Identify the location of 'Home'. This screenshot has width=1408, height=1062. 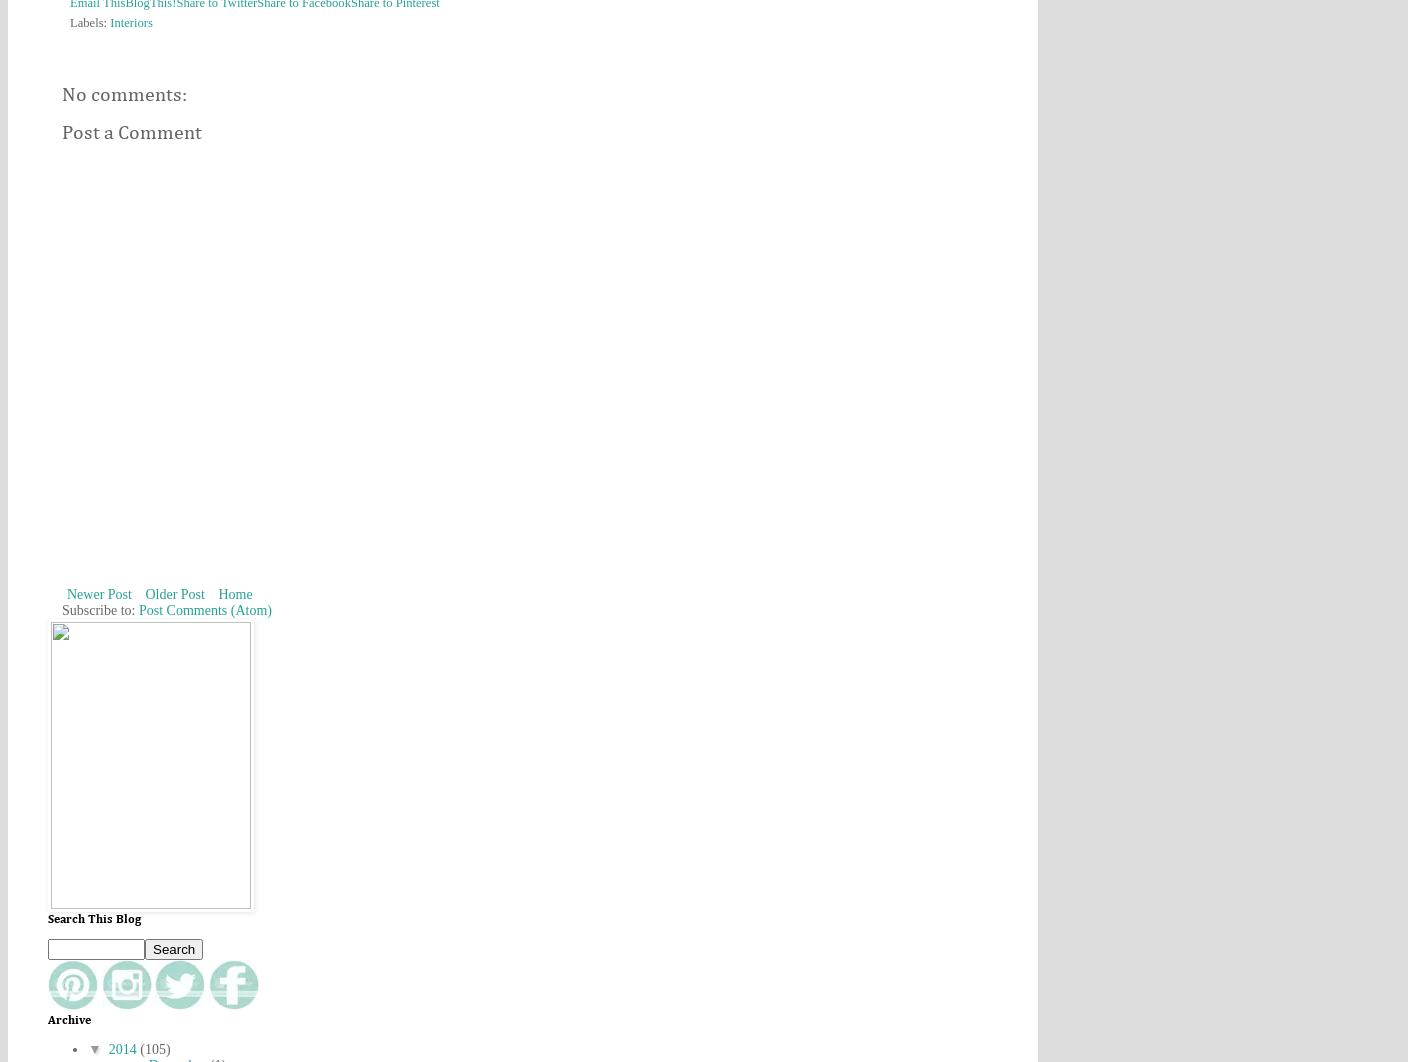
(233, 594).